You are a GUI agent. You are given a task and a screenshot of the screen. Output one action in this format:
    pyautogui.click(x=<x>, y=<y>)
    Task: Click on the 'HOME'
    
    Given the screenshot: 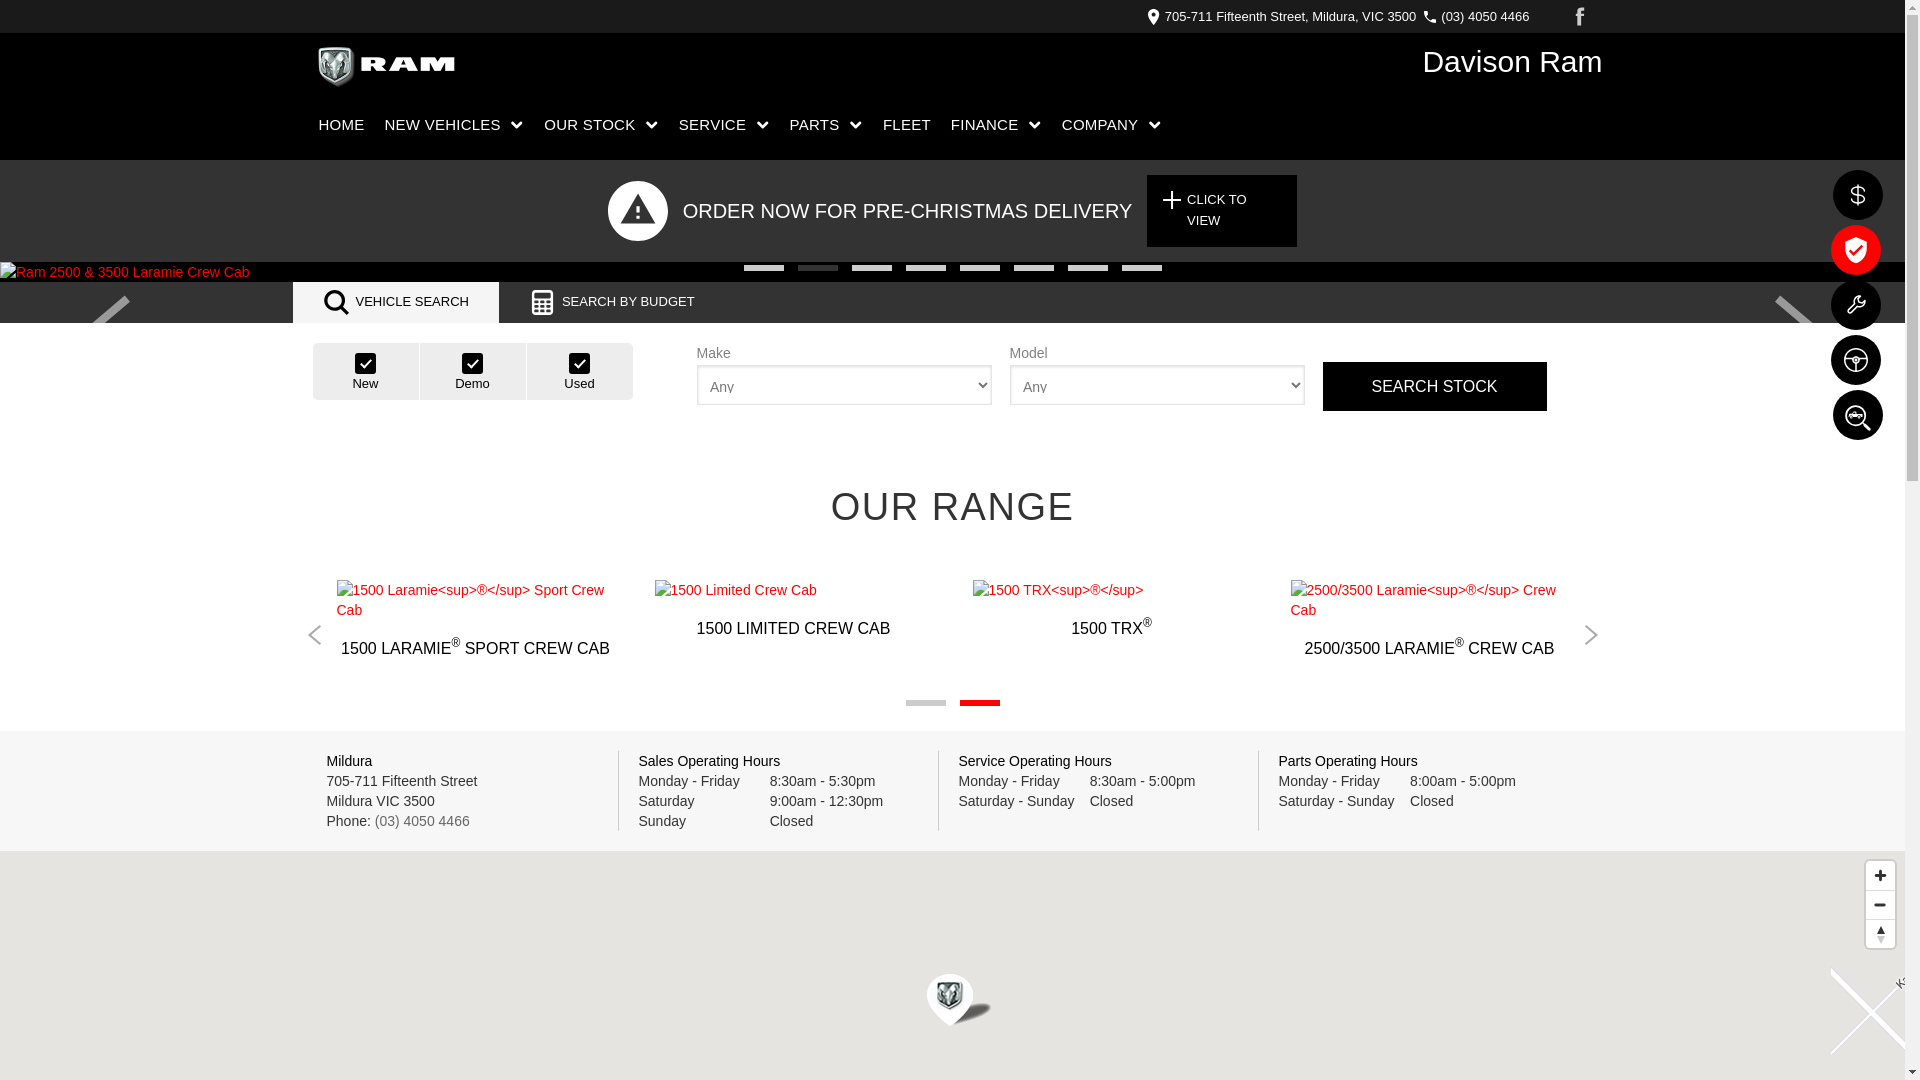 What is the action you would take?
    pyautogui.click(x=345, y=124)
    